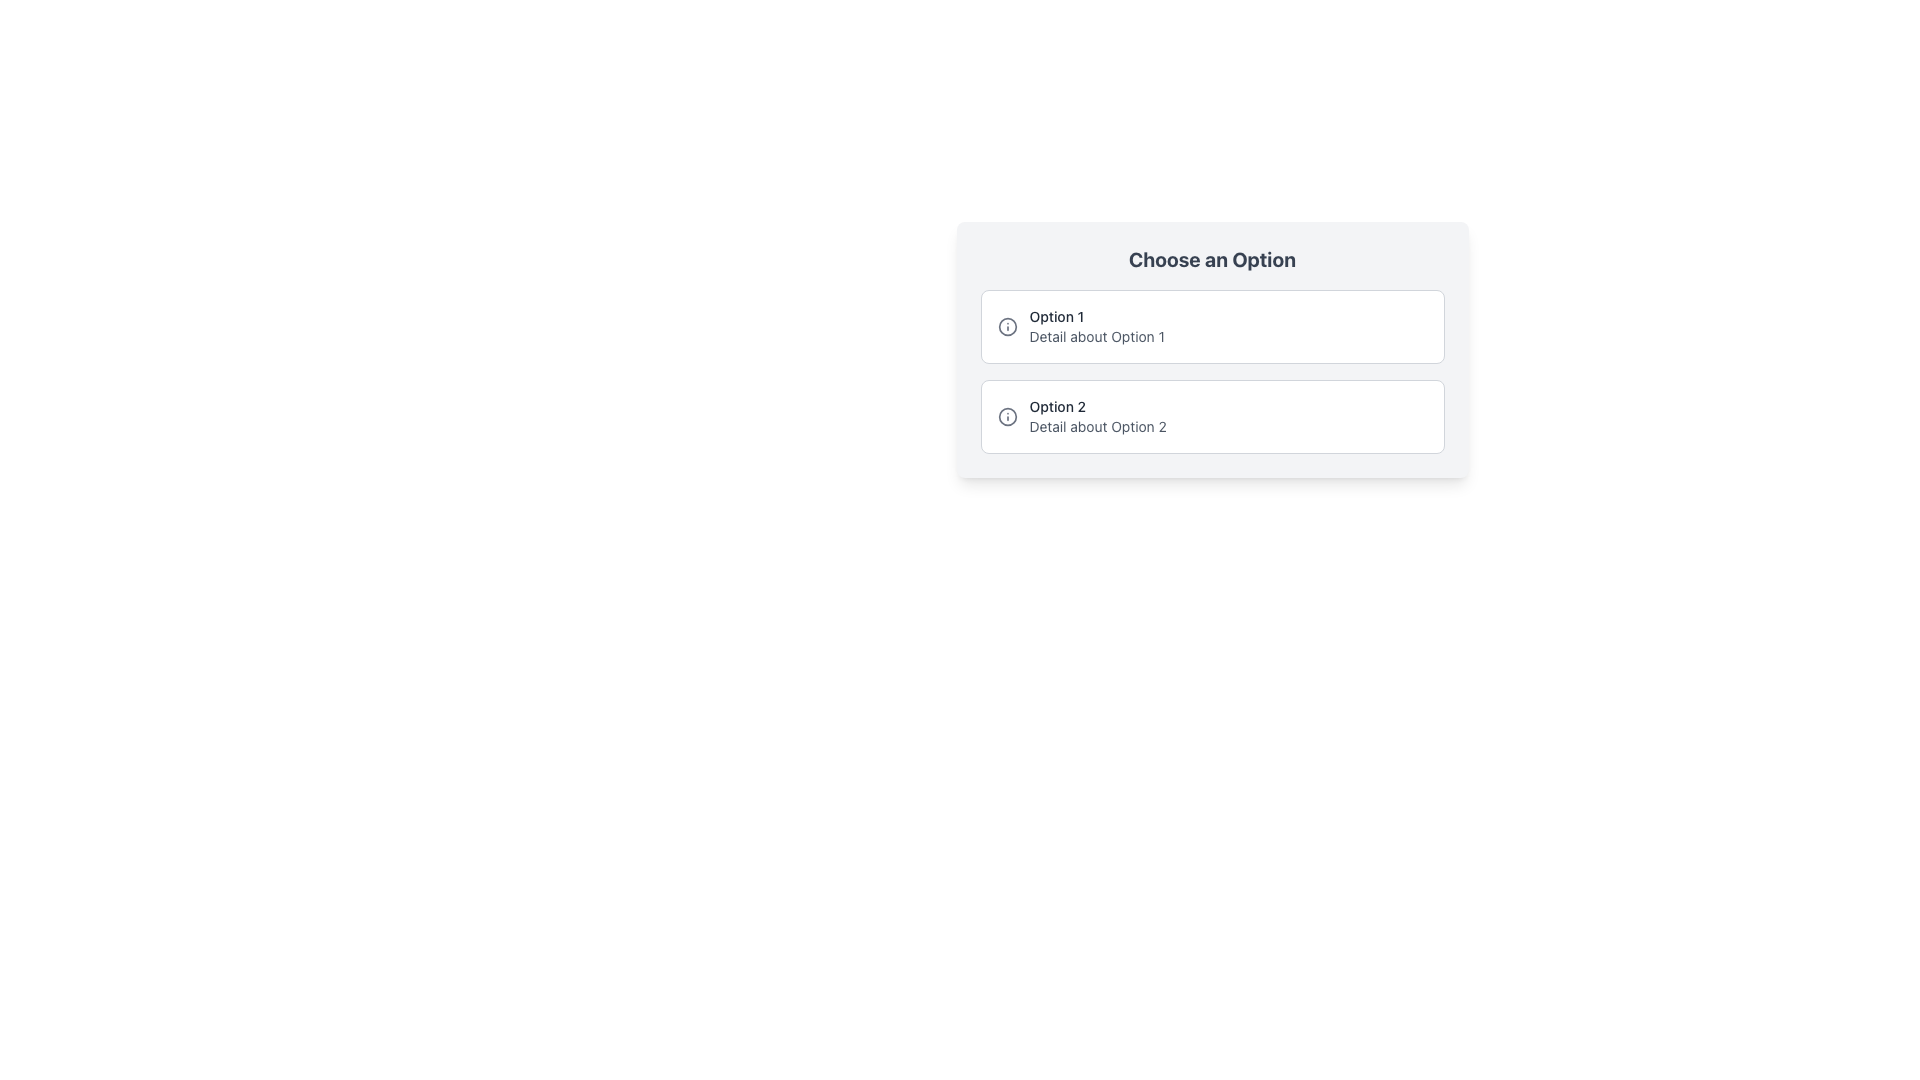  Describe the element at coordinates (1007, 415) in the screenshot. I see `the informational icon located to the left of the text 'Option 2' within the second option box under the heading 'Choose an Option'` at that location.